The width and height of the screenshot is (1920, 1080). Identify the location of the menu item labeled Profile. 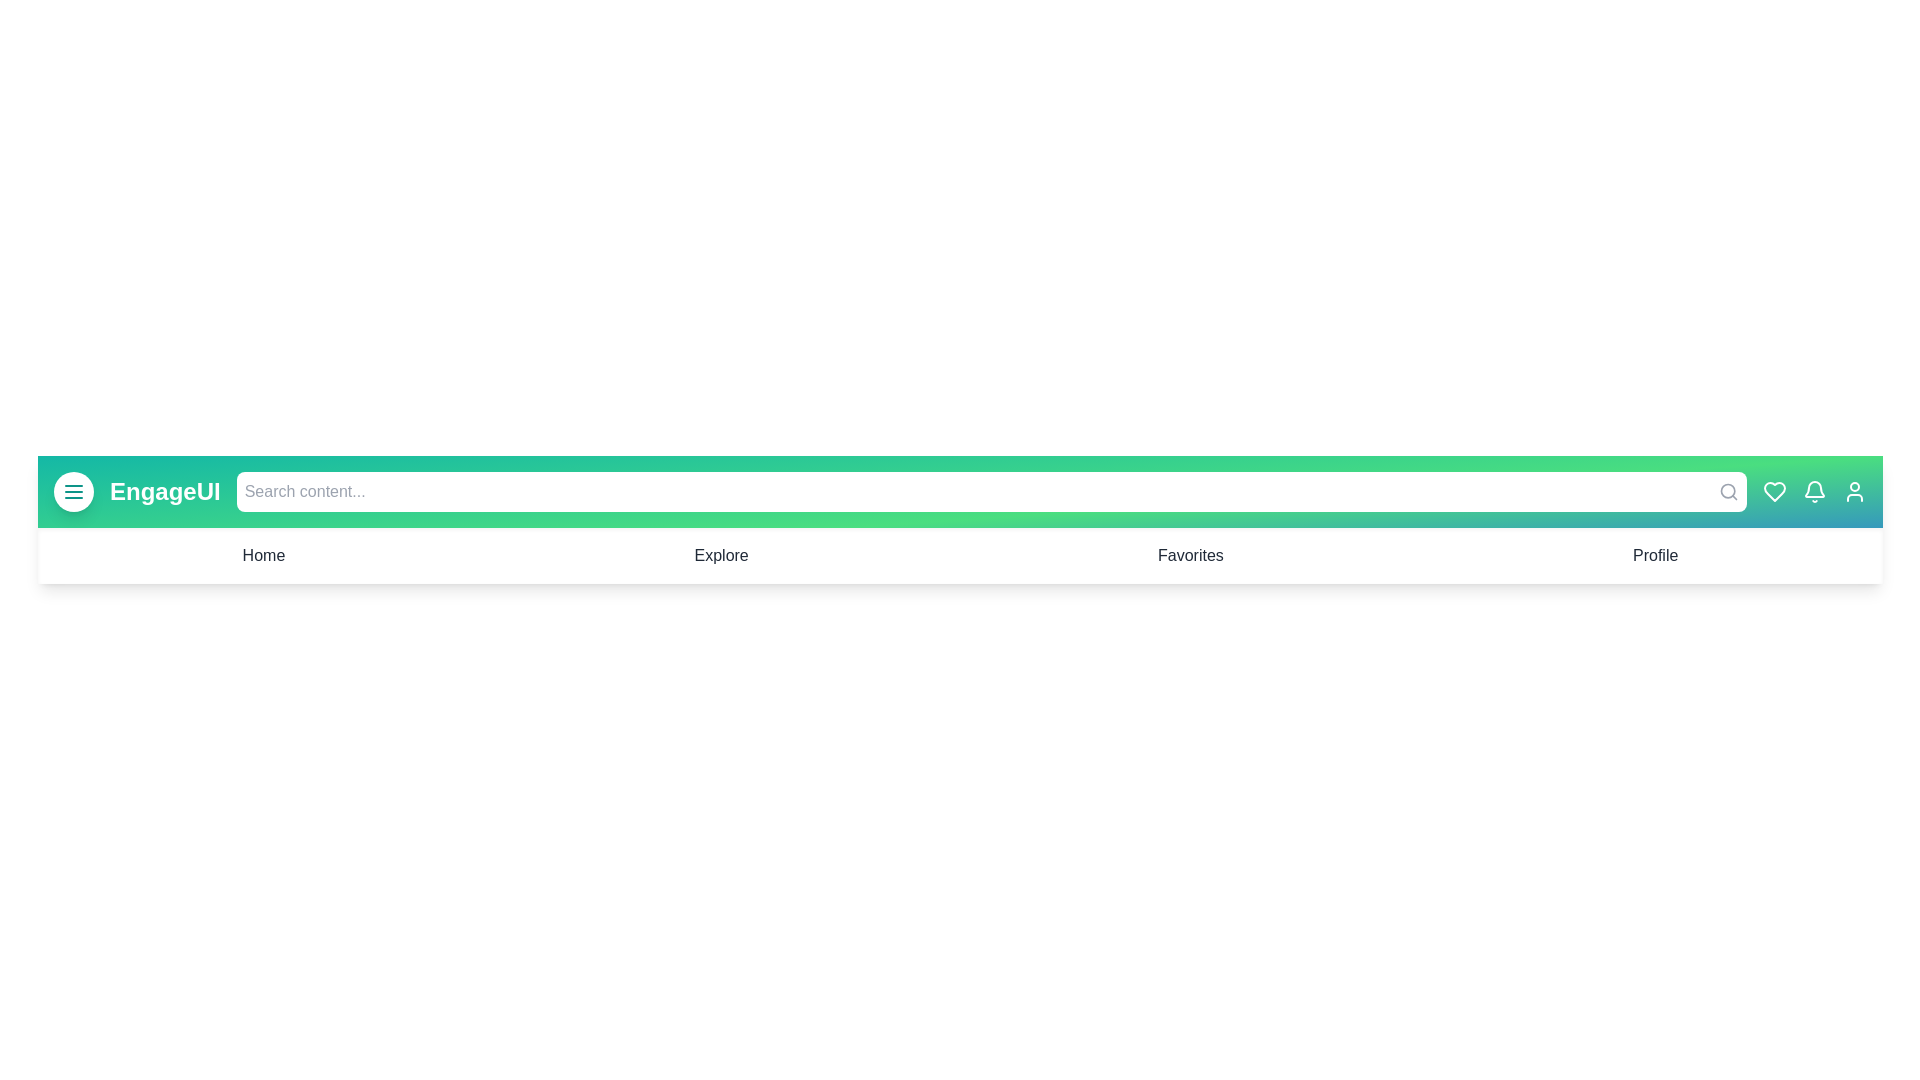
(1655, 555).